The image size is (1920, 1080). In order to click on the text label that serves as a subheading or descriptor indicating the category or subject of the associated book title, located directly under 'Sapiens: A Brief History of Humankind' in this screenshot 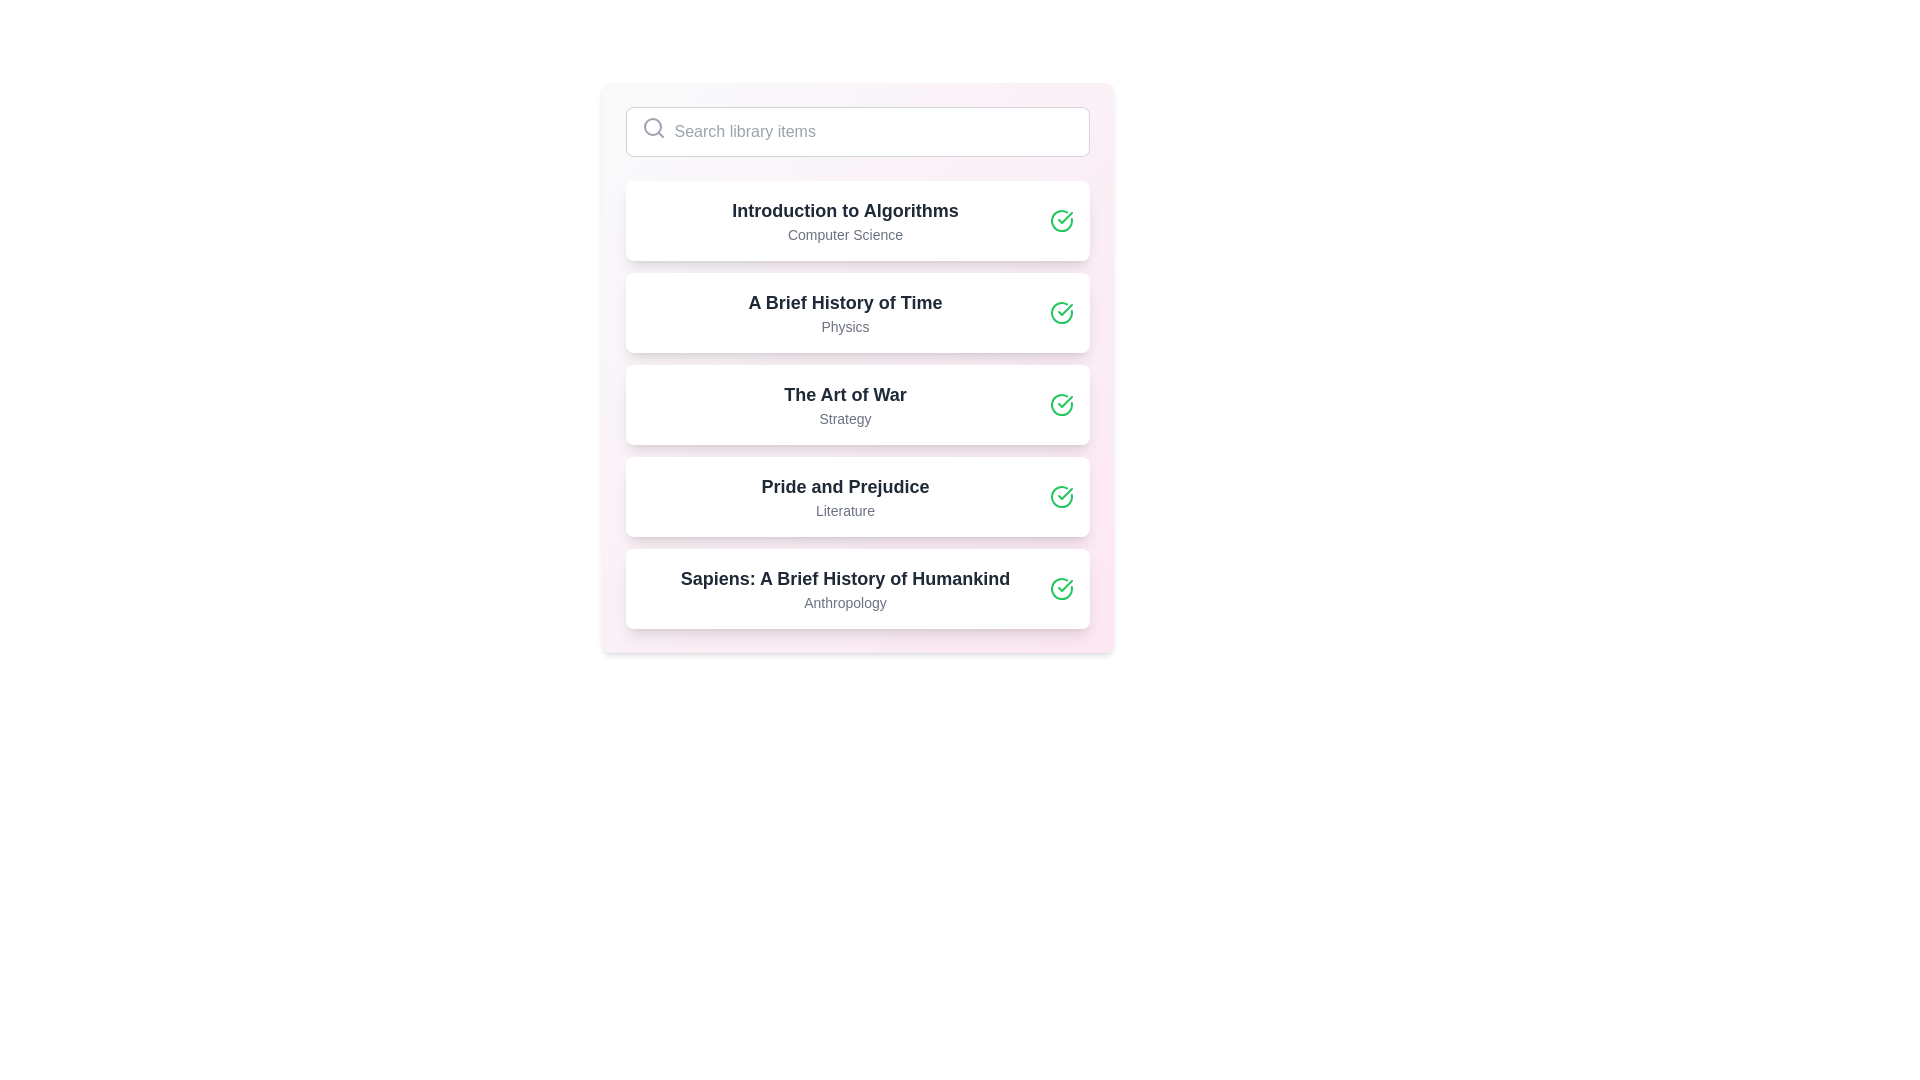, I will do `click(845, 601)`.